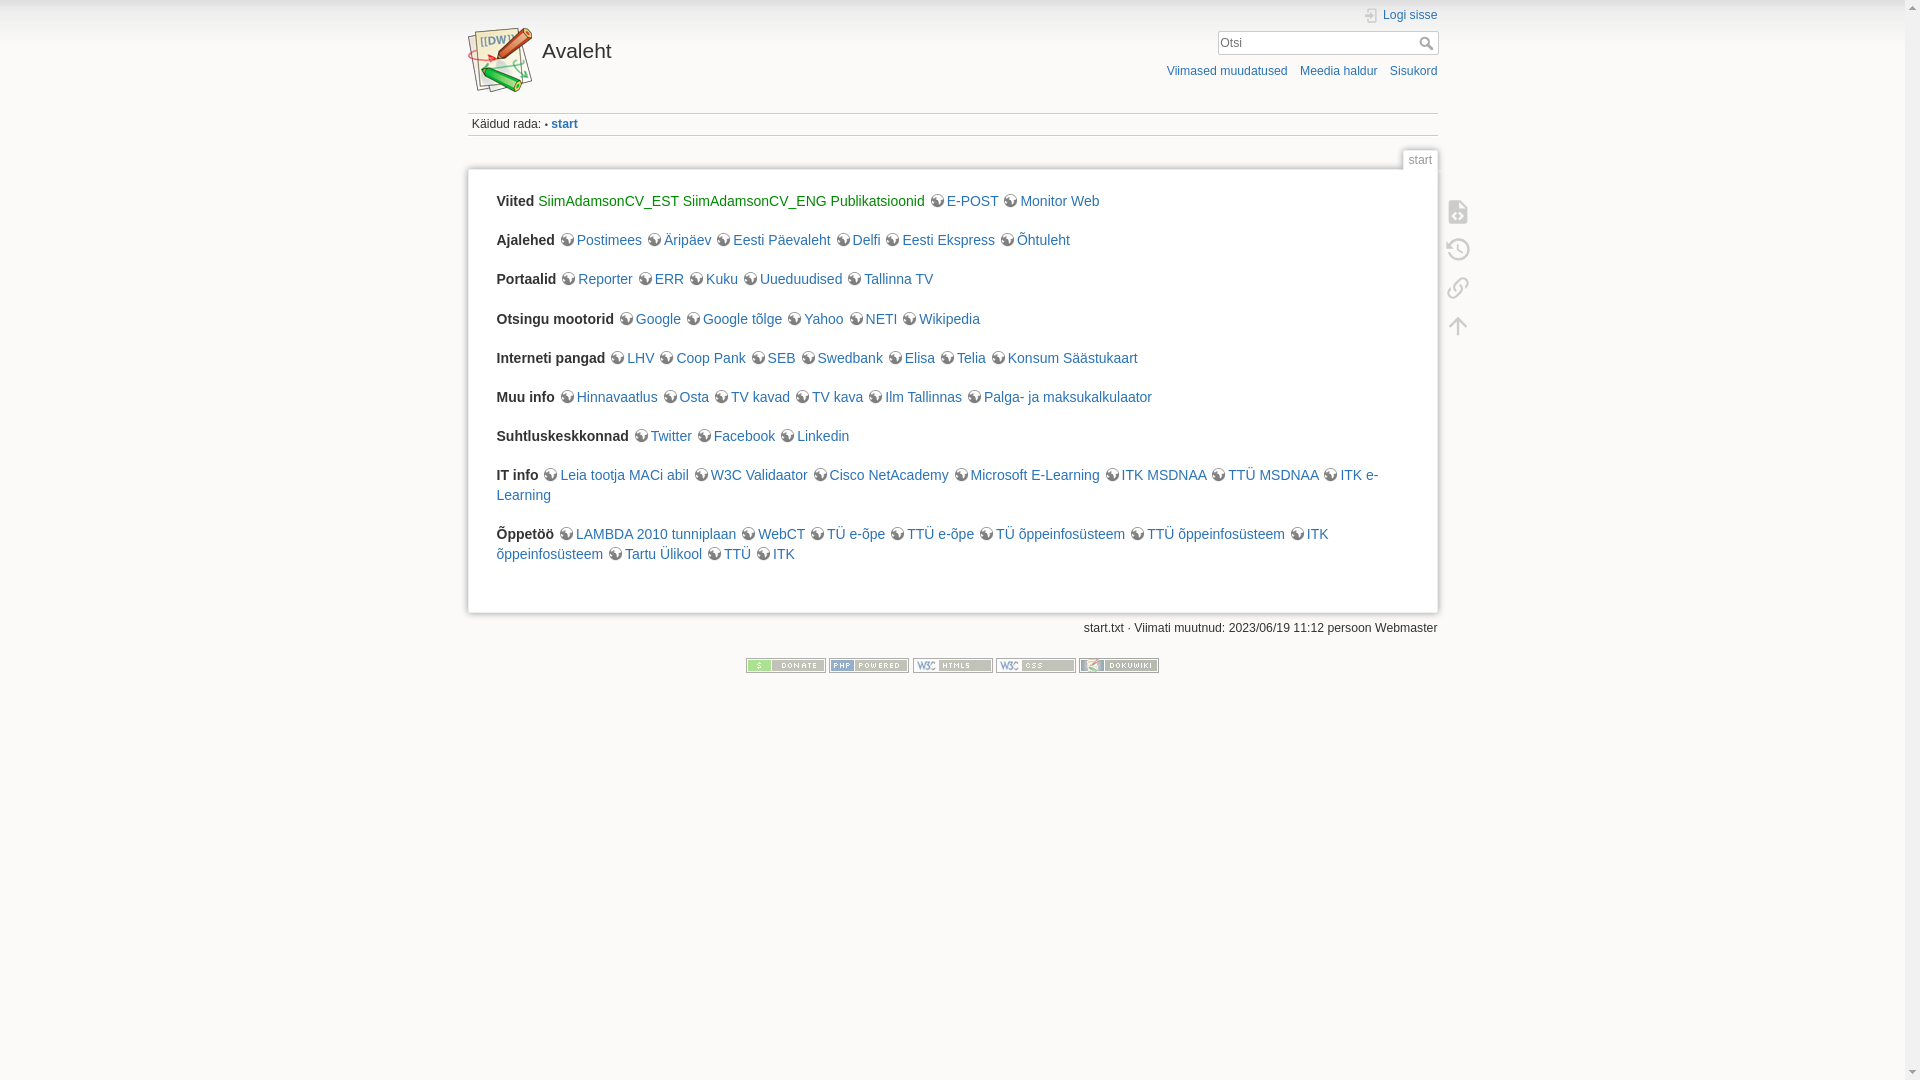 The height and width of the screenshot is (1080, 1920). Describe the element at coordinates (938, 357) in the screenshot. I see `'Telia'` at that location.